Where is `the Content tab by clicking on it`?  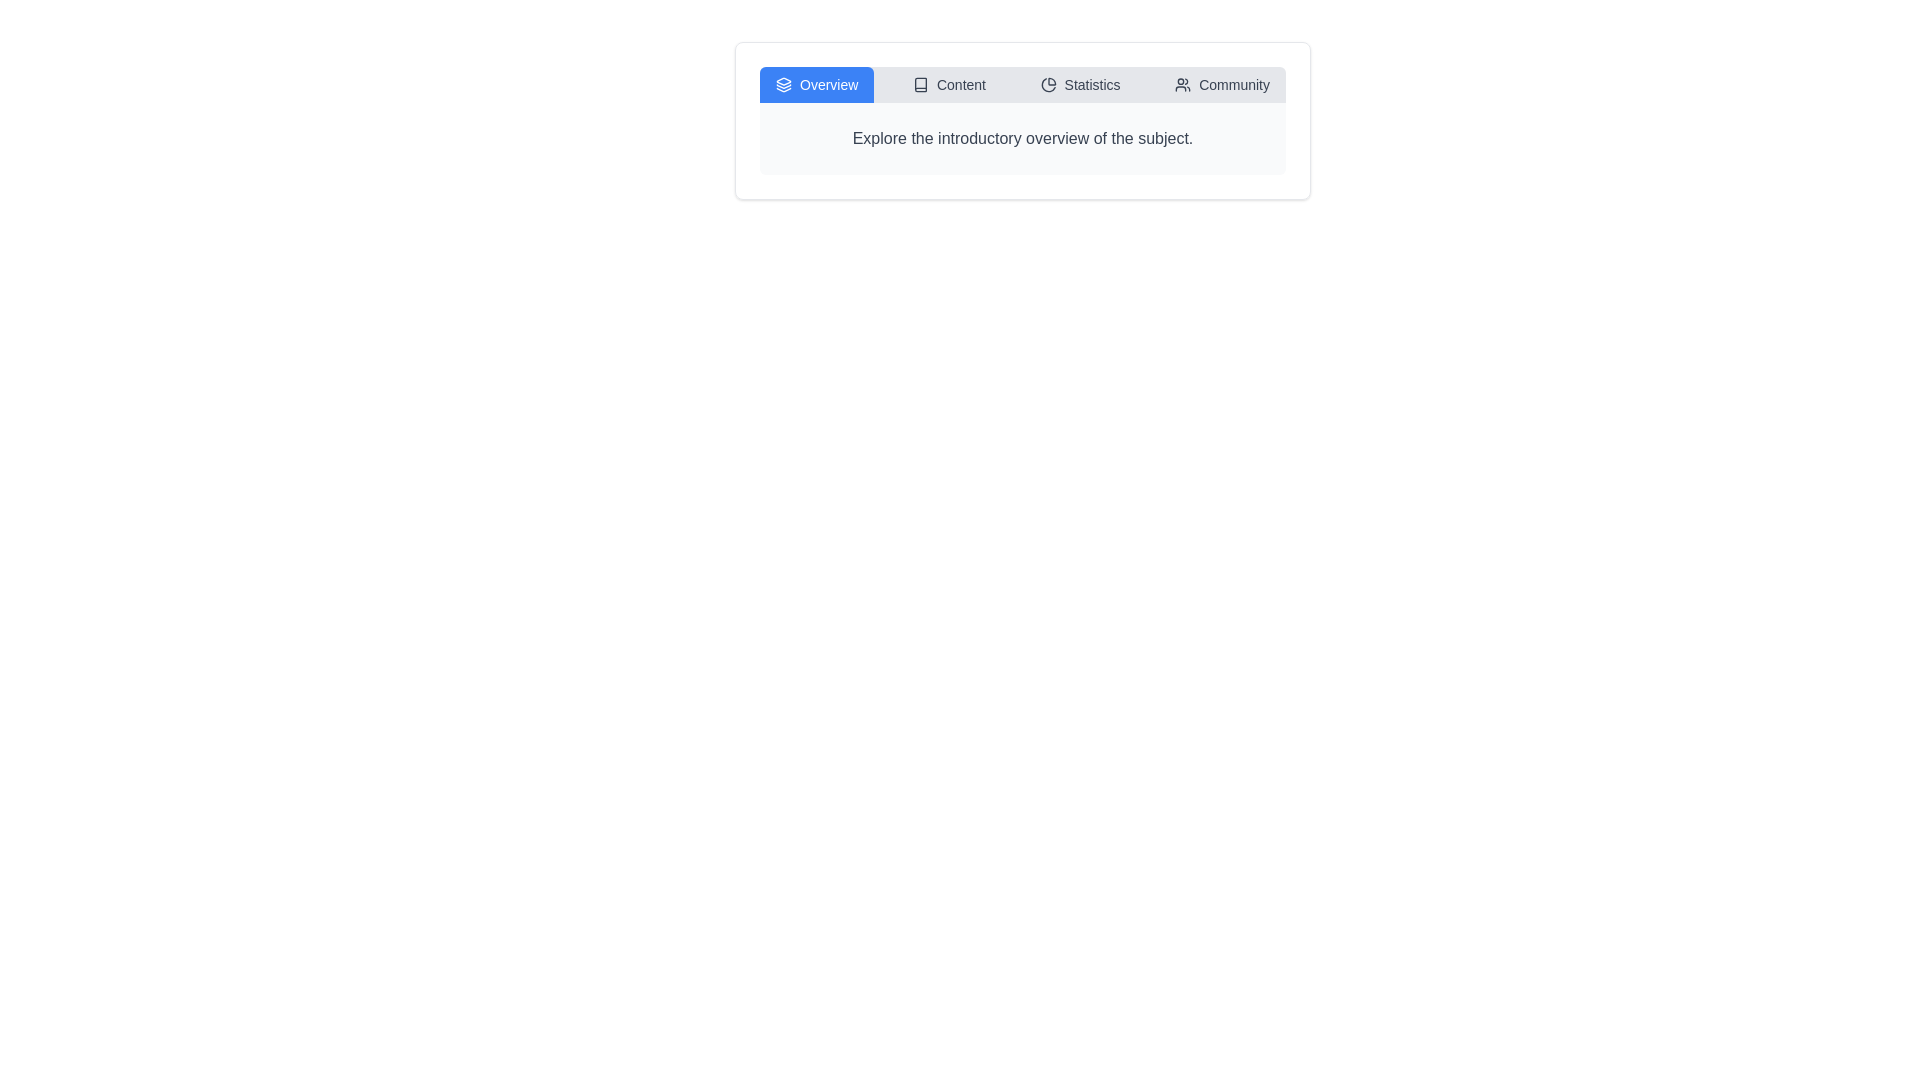
the Content tab by clicking on it is located at coordinates (948, 83).